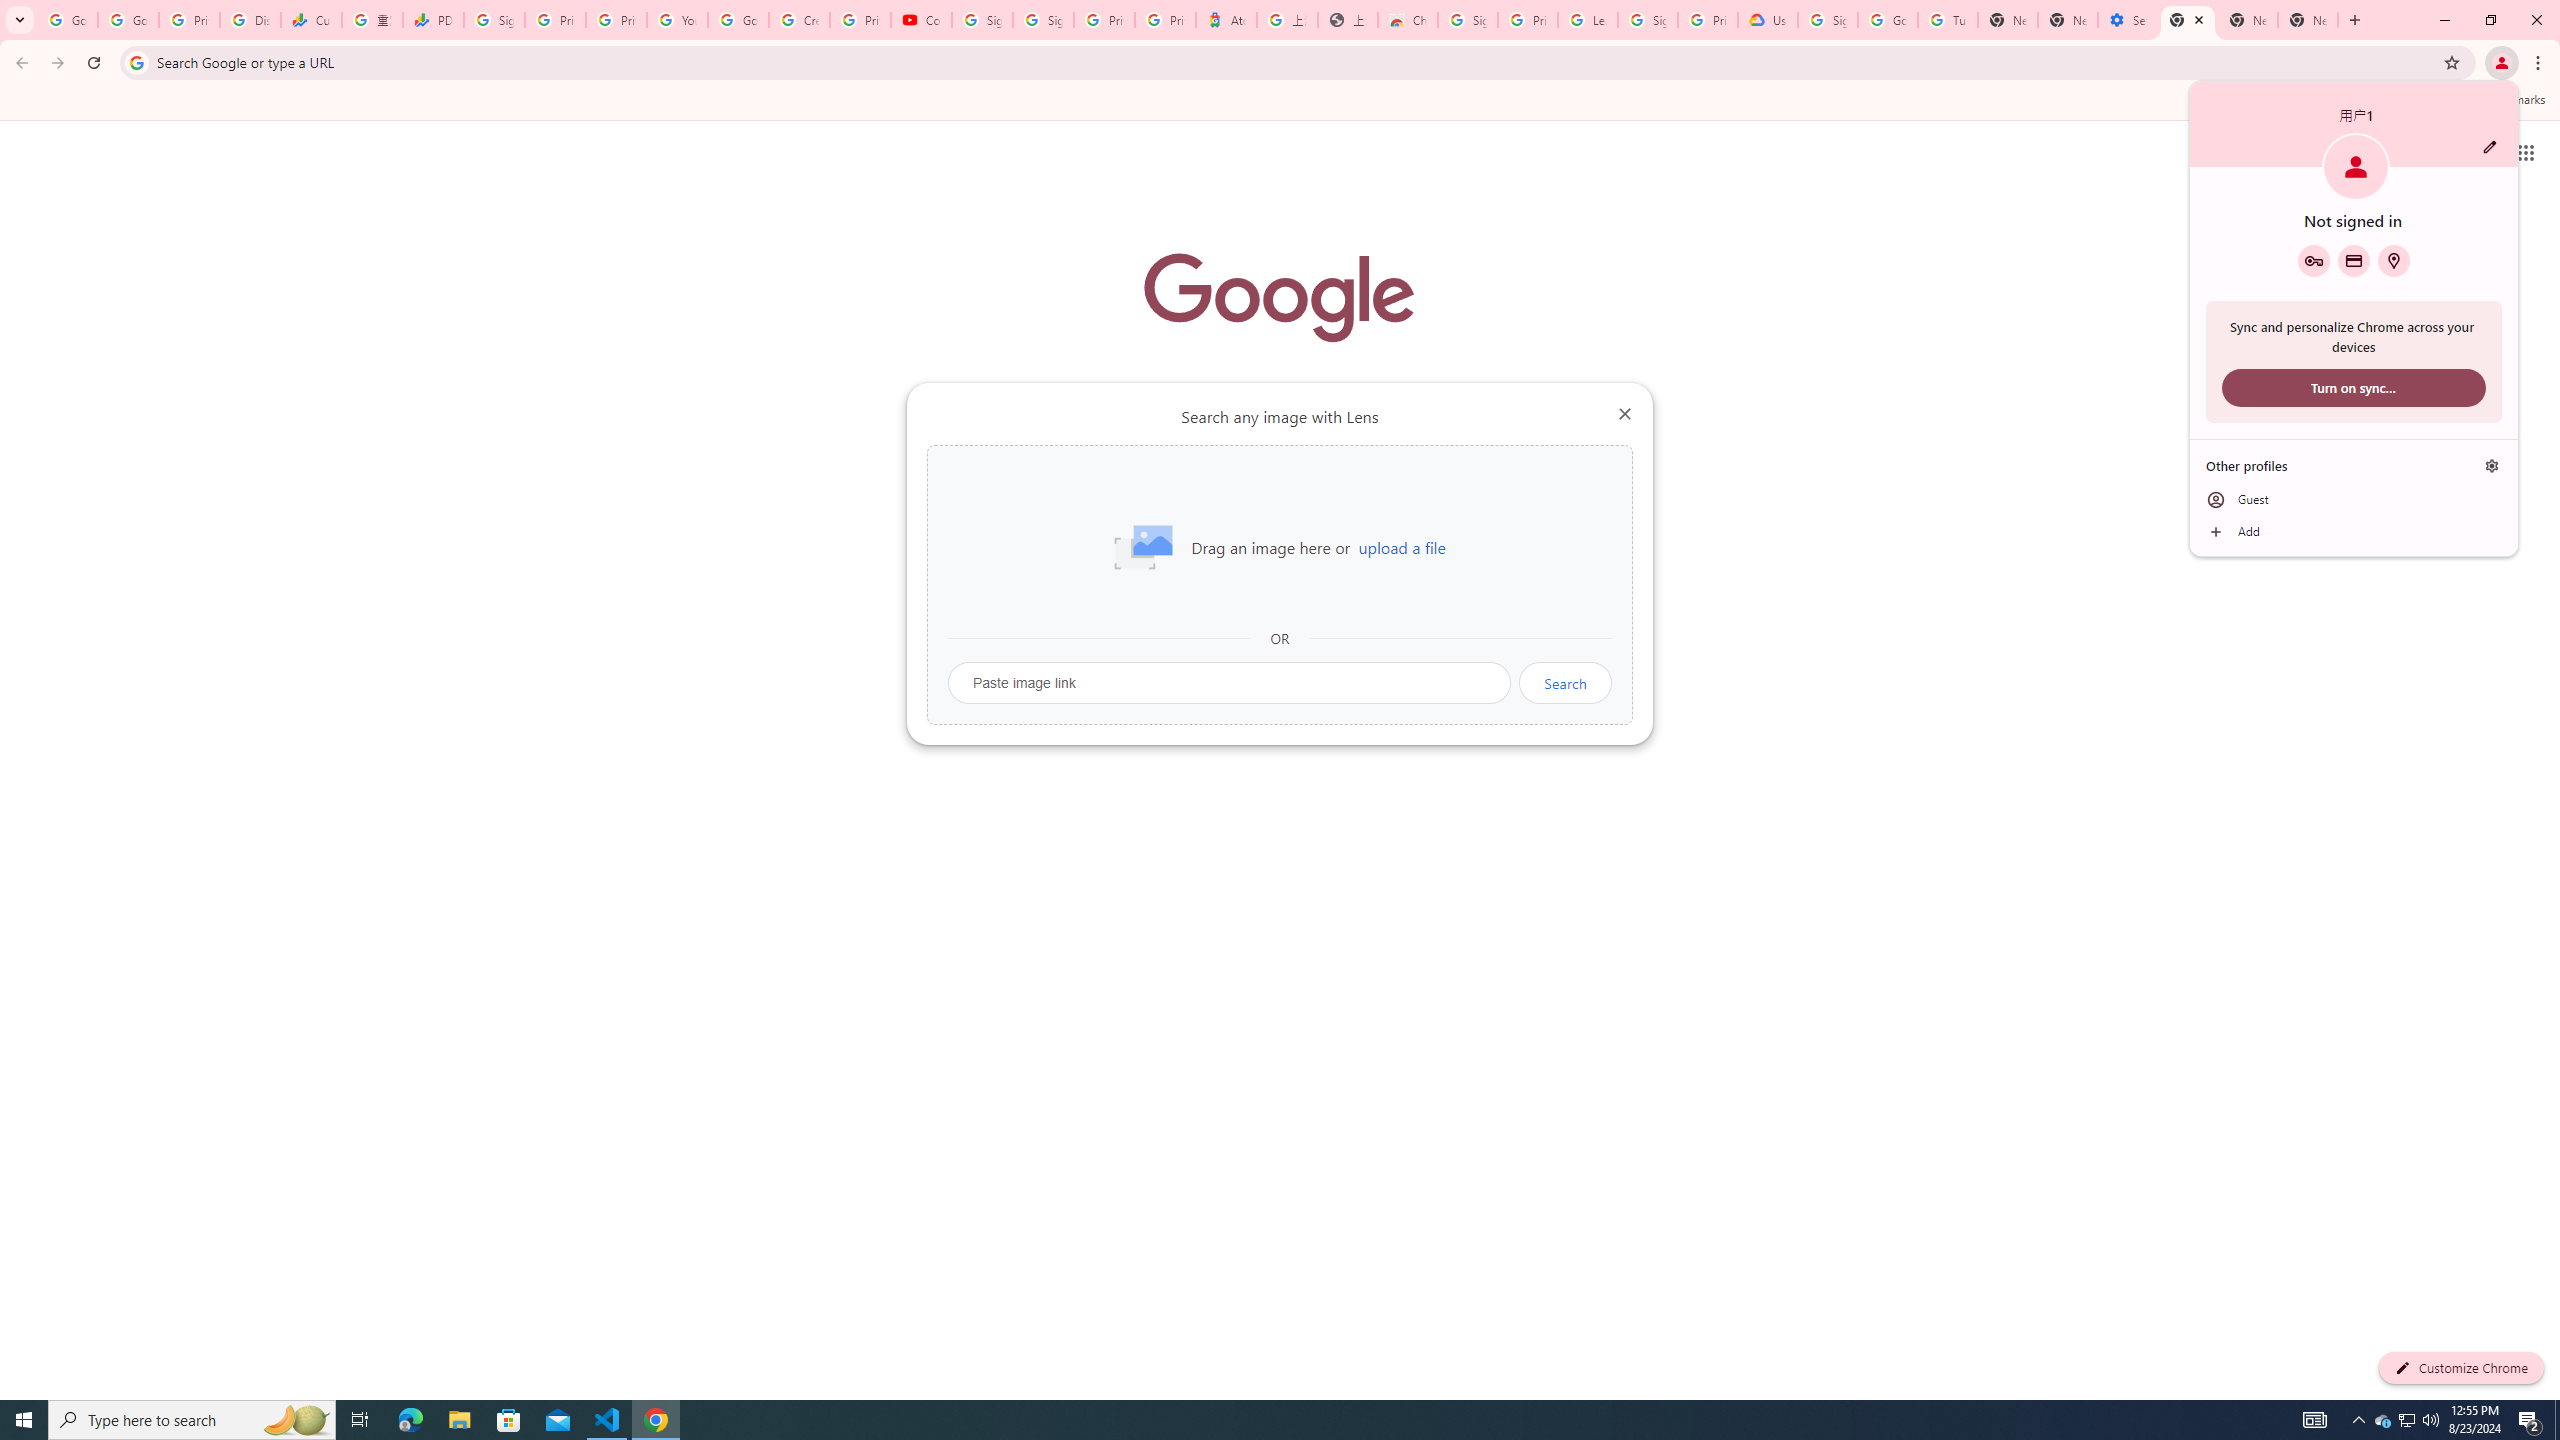 Image resolution: width=2560 pixels, height=1440 pixels. I want to click on 'Search highlights icon opens search home window', so click(294, 1418).